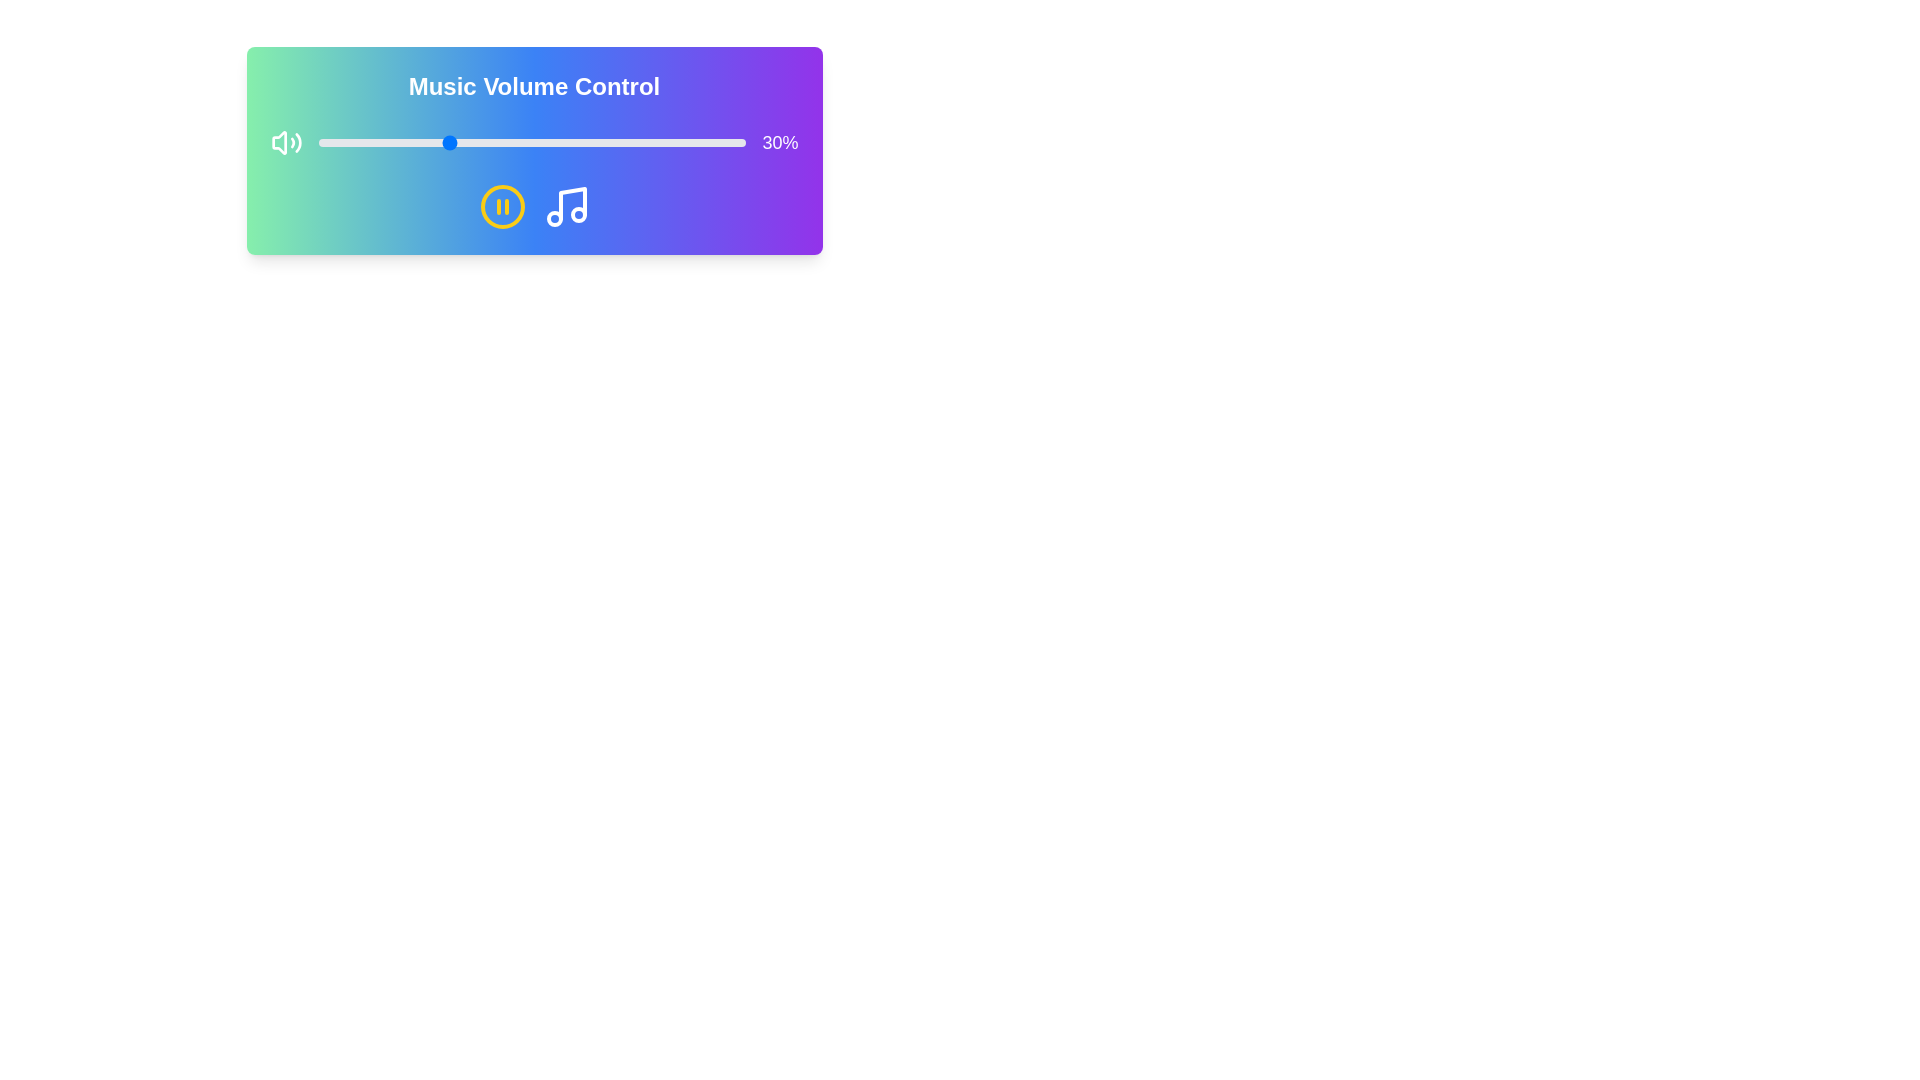  What do you see at coordinates (656, 141) in the screenshot?
I see `the volume` at bounding box center [656, 141].